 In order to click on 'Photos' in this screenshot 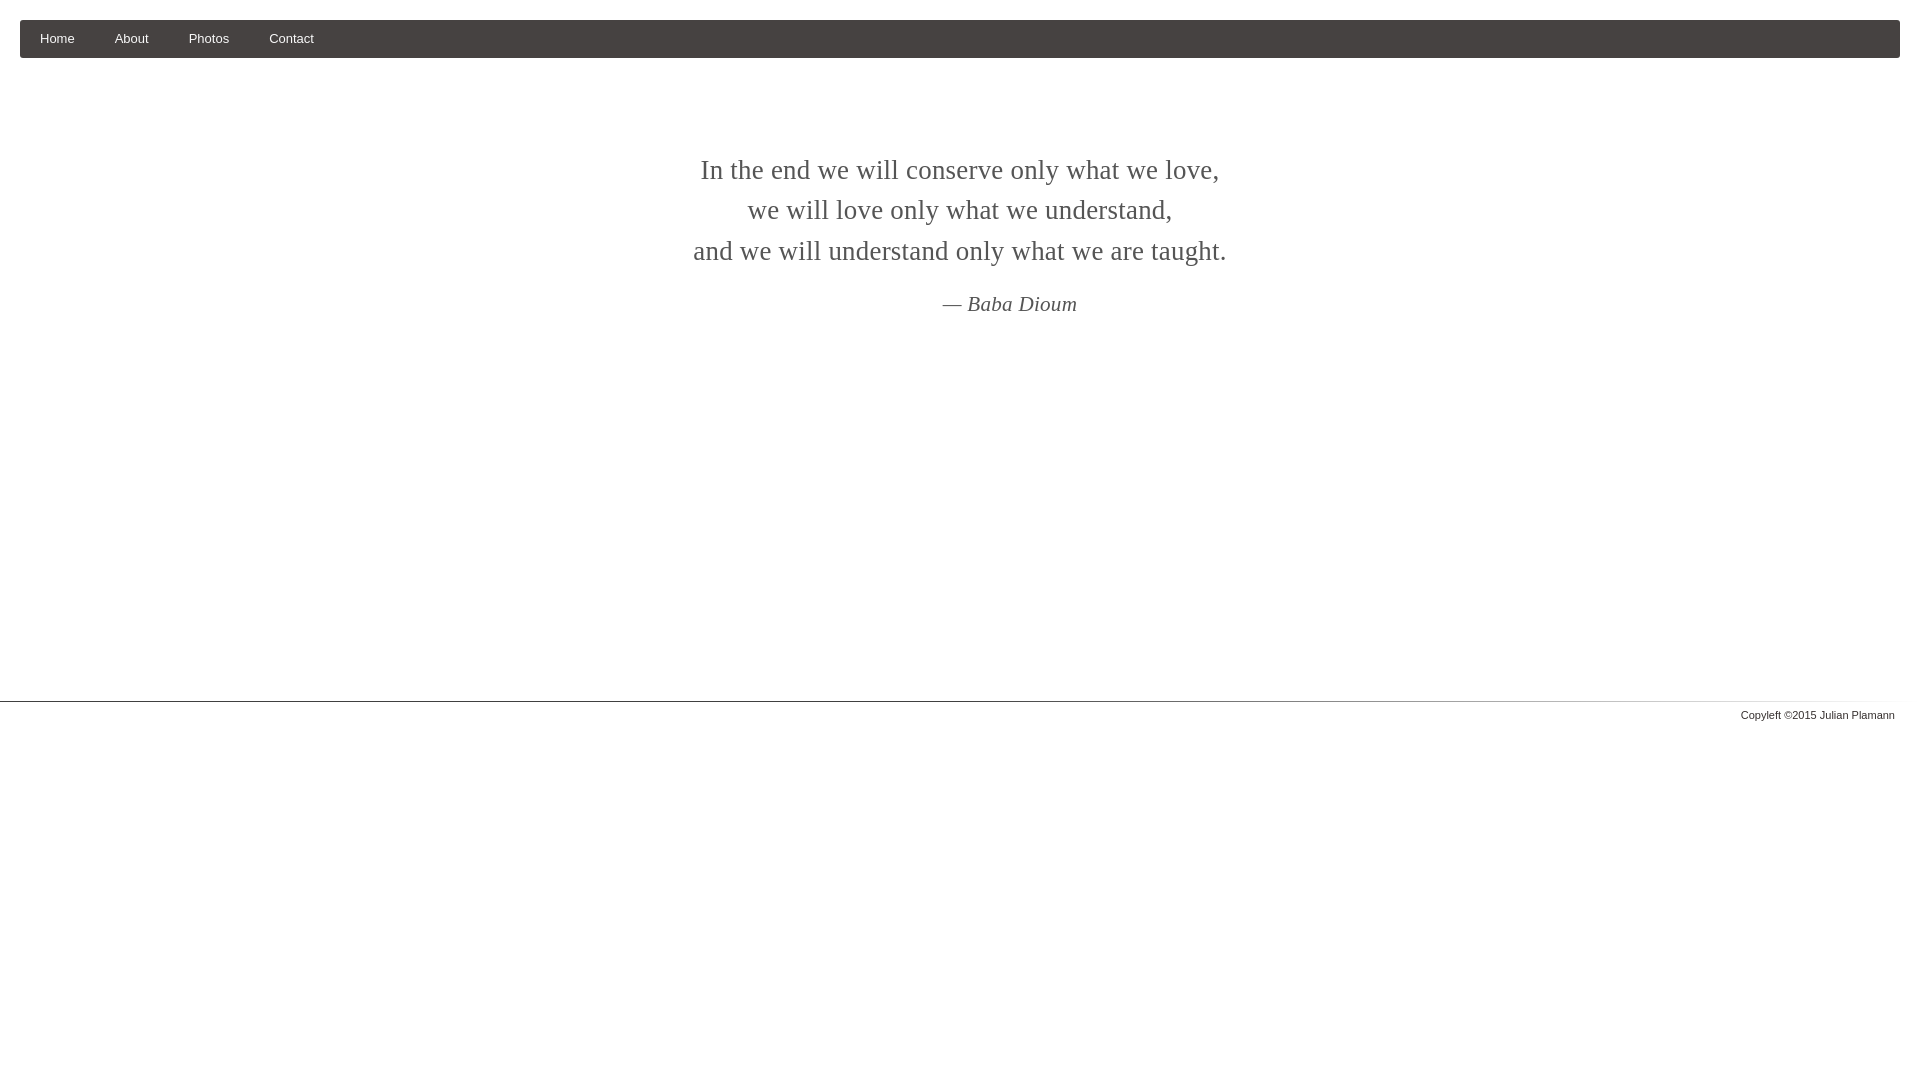, I will do `click(209, 38)`.